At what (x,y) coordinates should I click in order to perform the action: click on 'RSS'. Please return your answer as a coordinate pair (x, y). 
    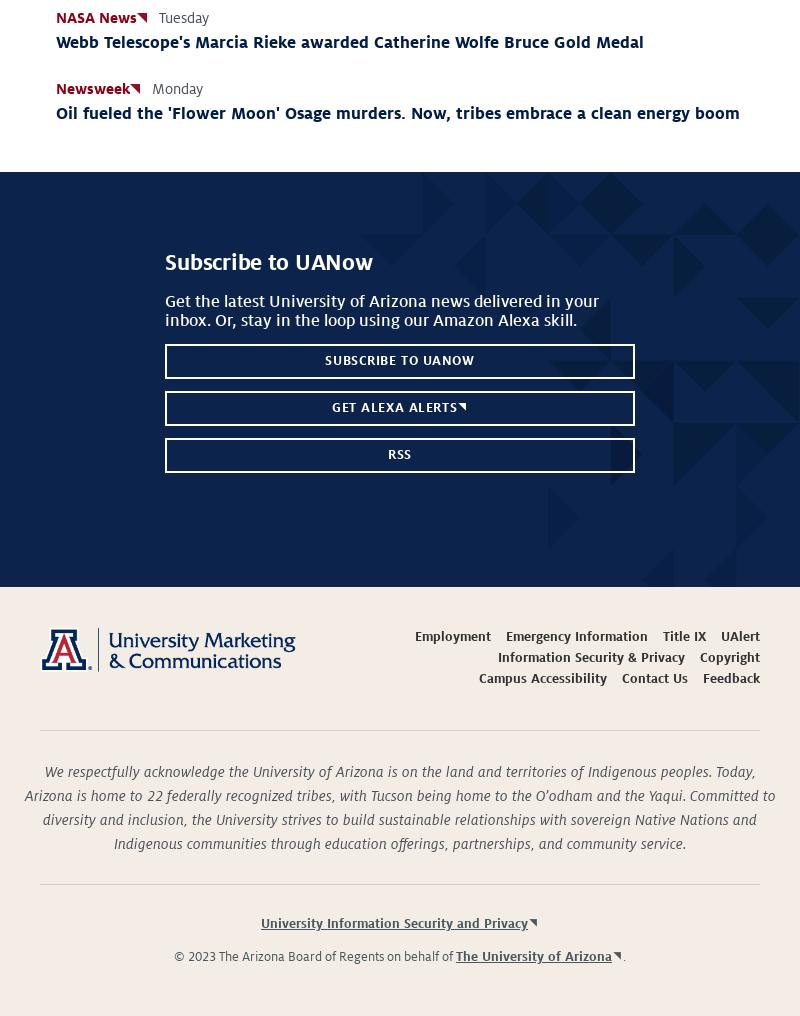
    Looking at the image, I should click on (387, 454).